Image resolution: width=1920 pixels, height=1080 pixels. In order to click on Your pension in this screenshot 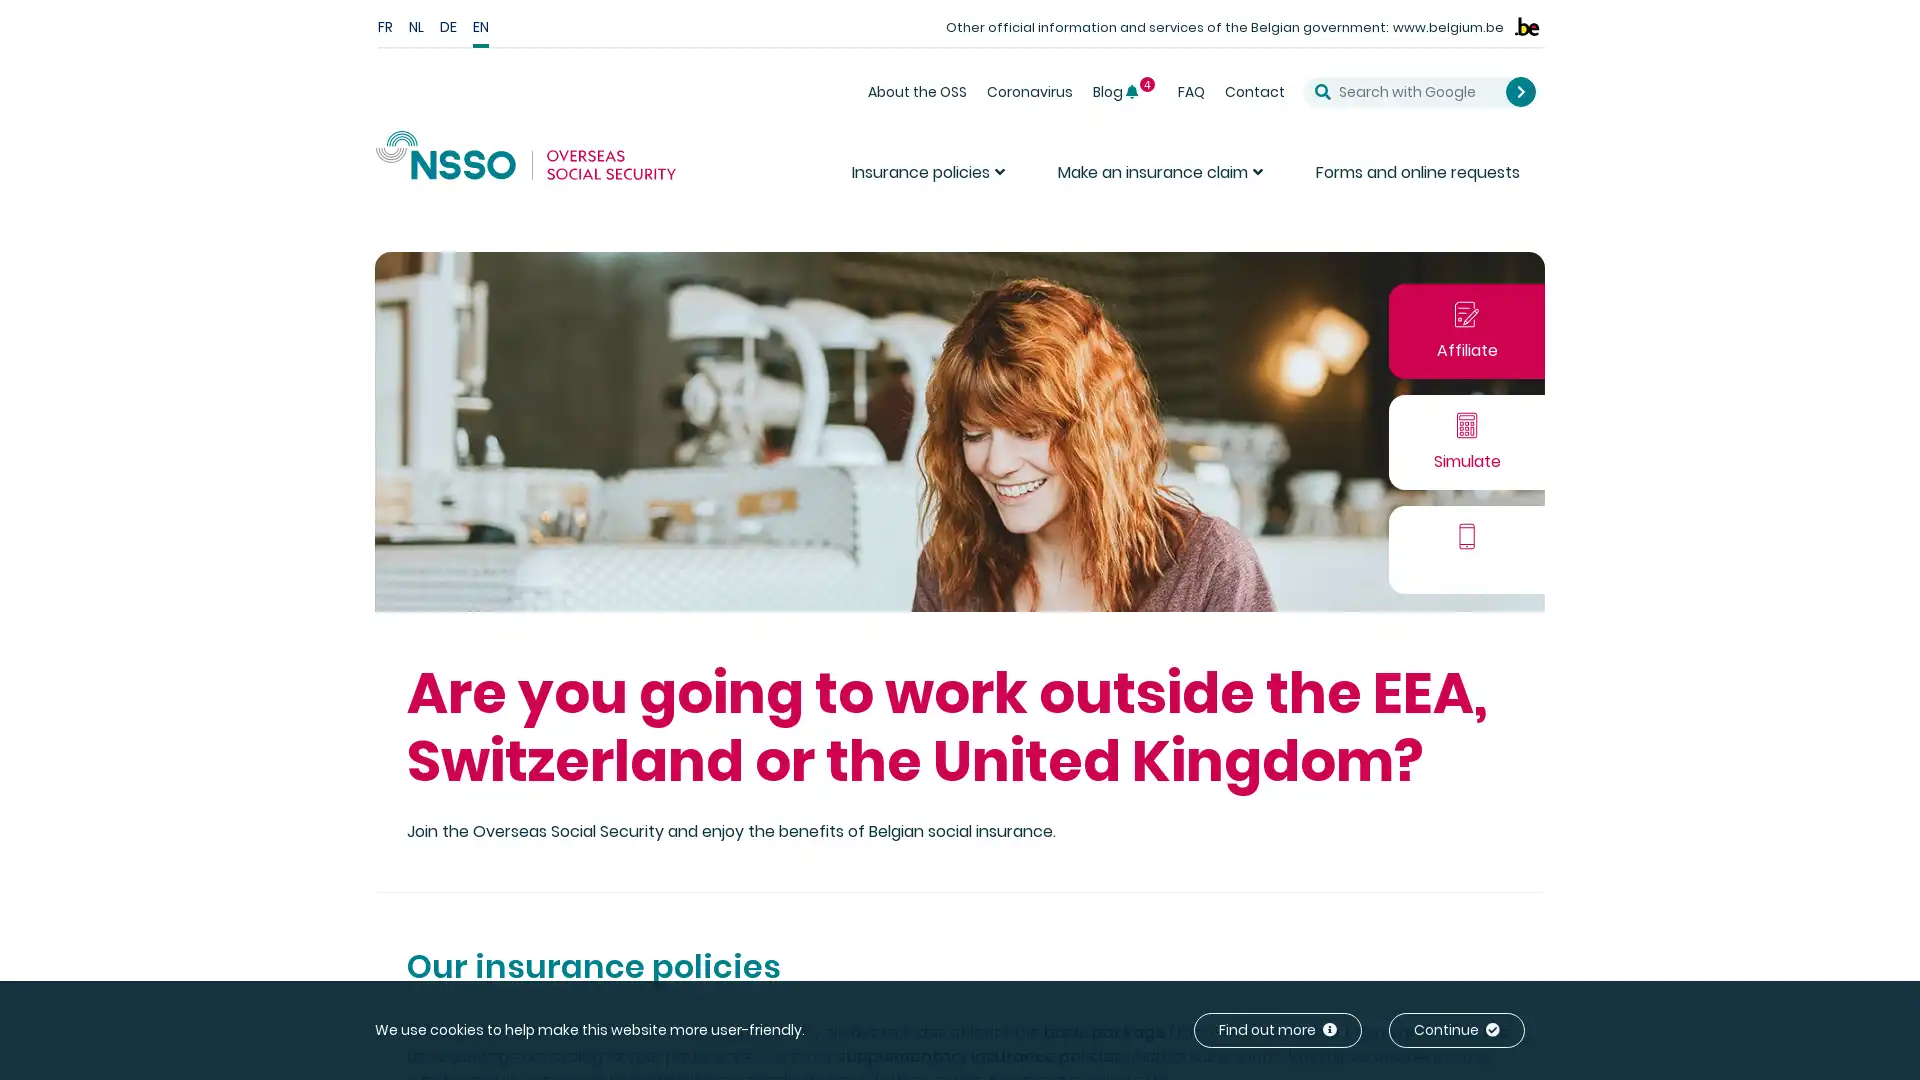, I will do `click(1603, 457)`.